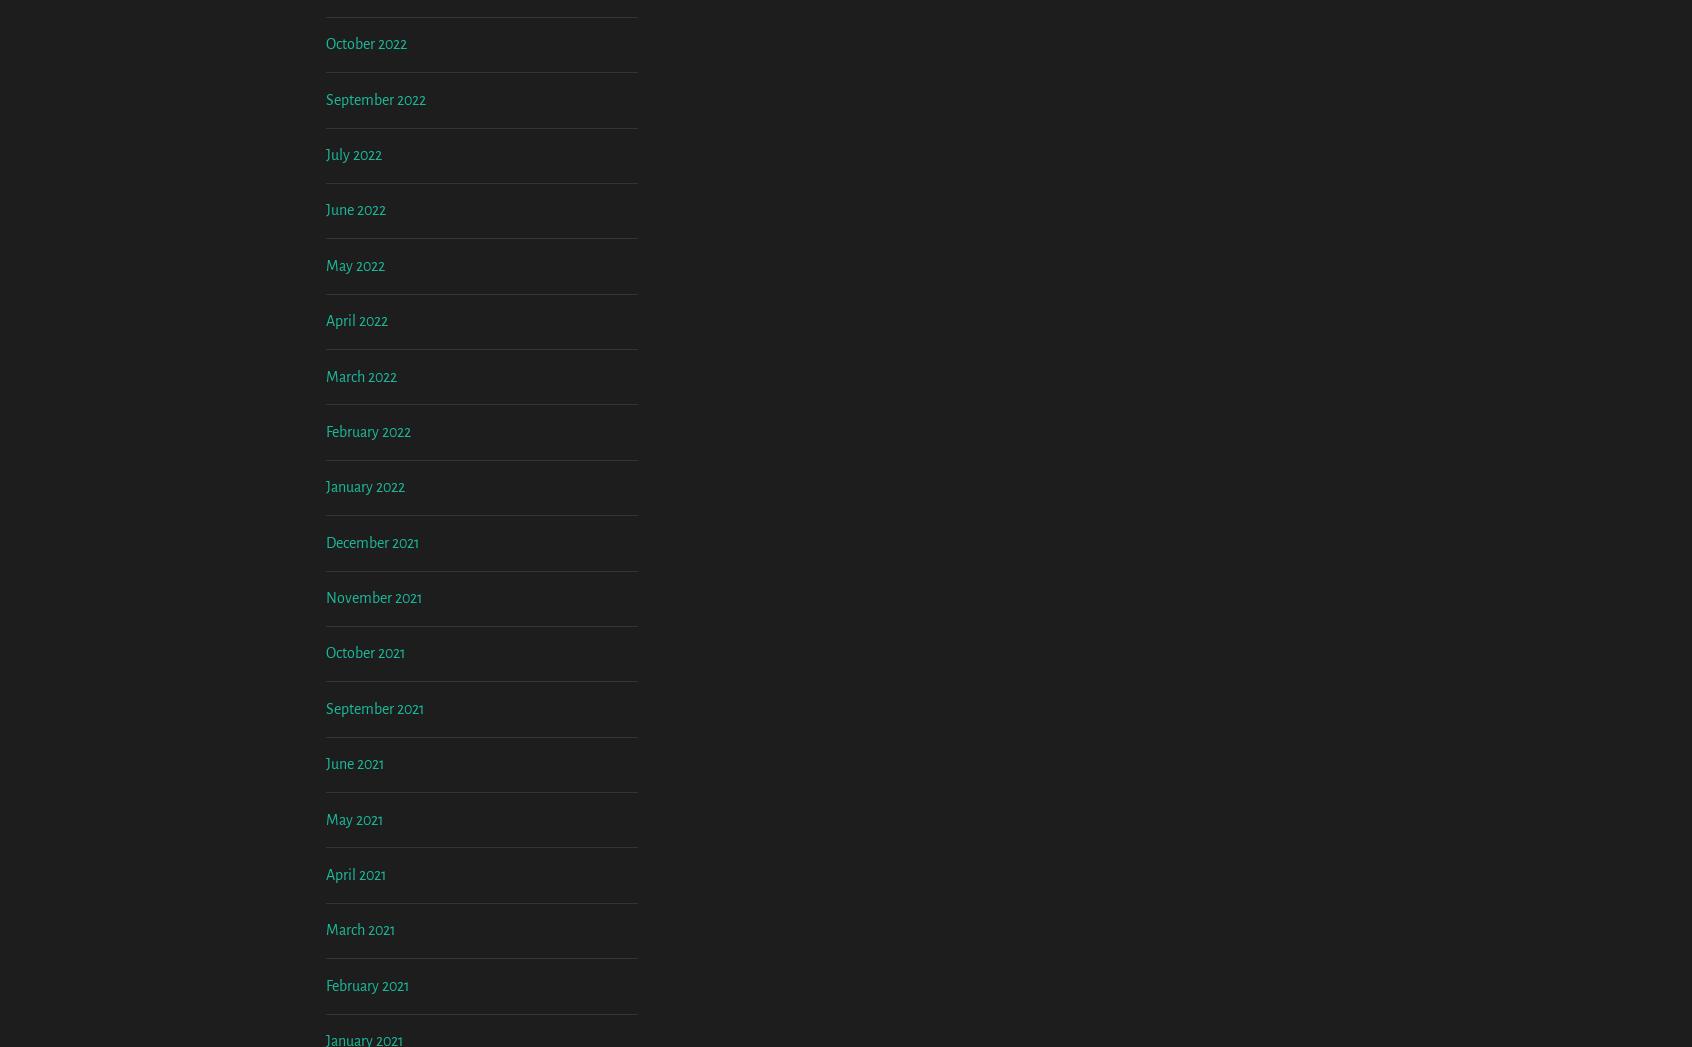 This screenshot has width=1692, height=1047. I want to click on 'June 2021', so click(355, 930).